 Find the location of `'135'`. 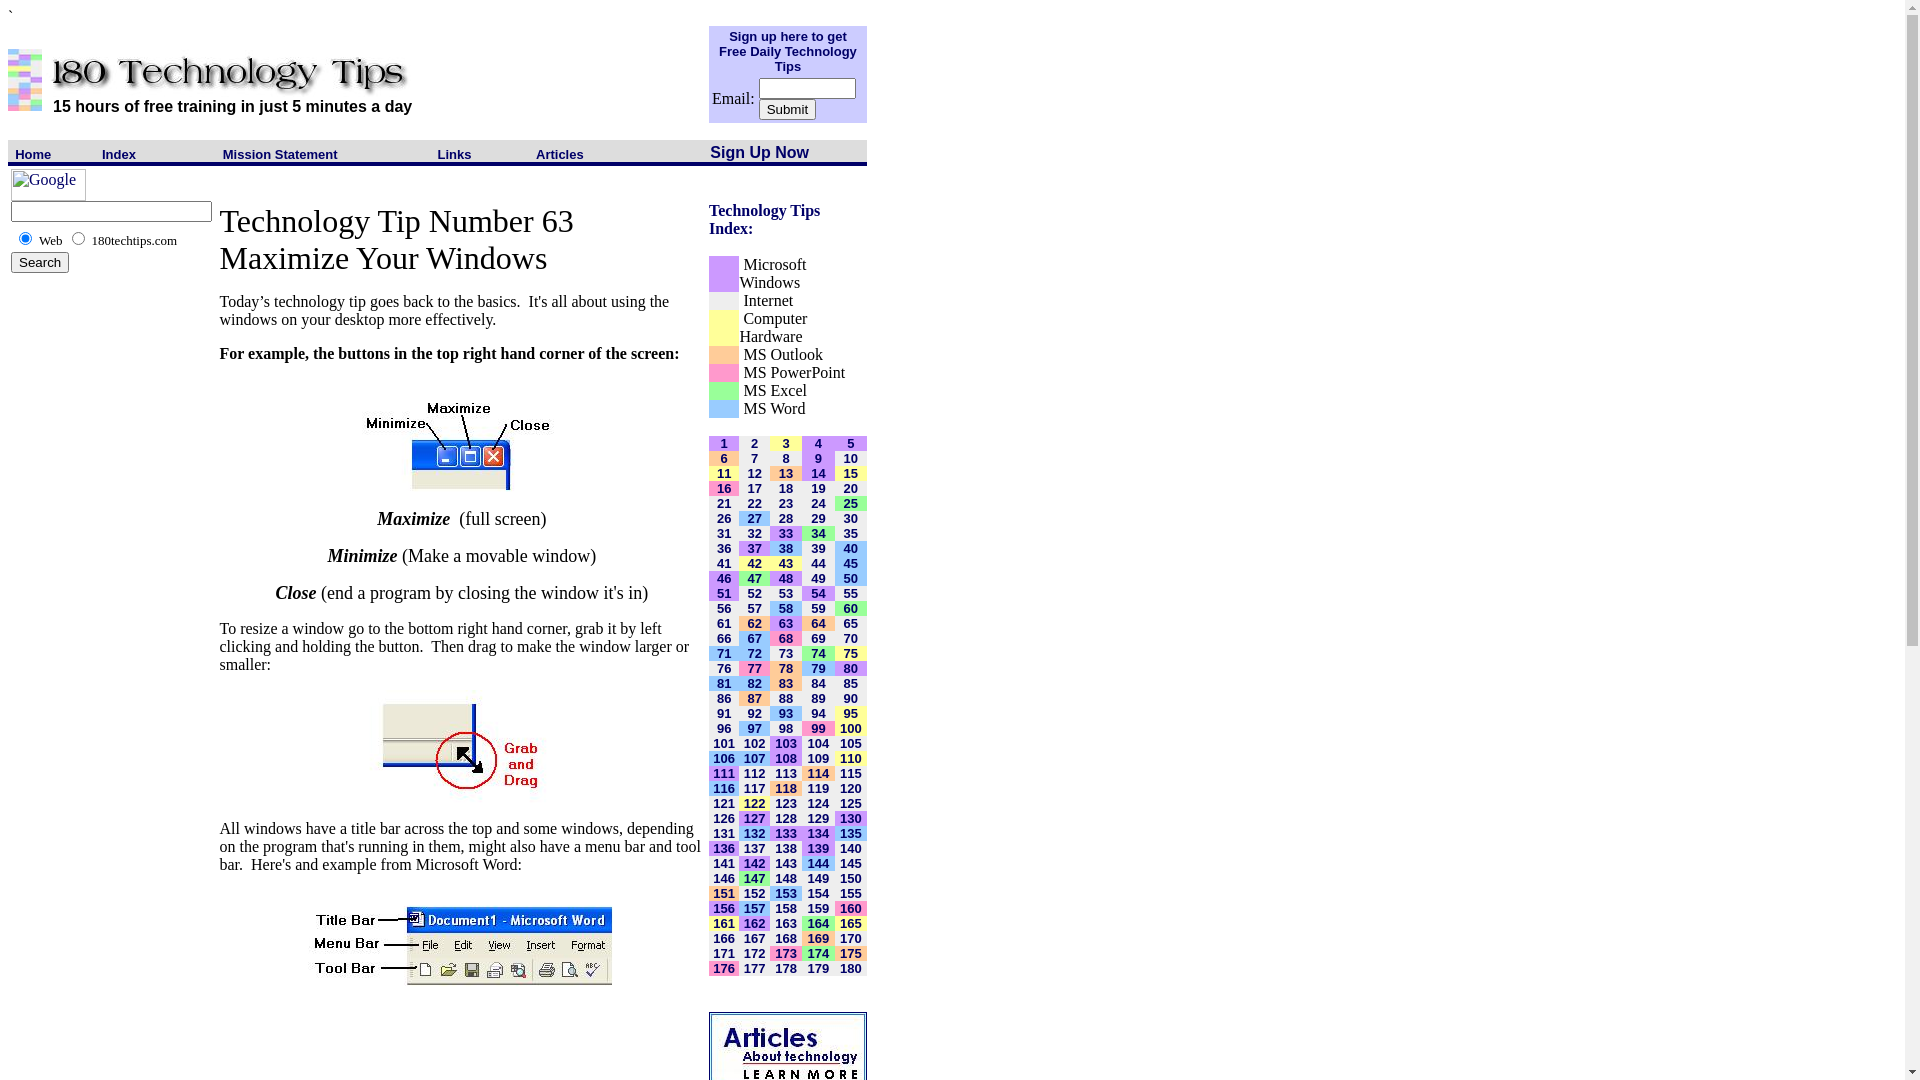

'135' is located at coordinates (850, 832).